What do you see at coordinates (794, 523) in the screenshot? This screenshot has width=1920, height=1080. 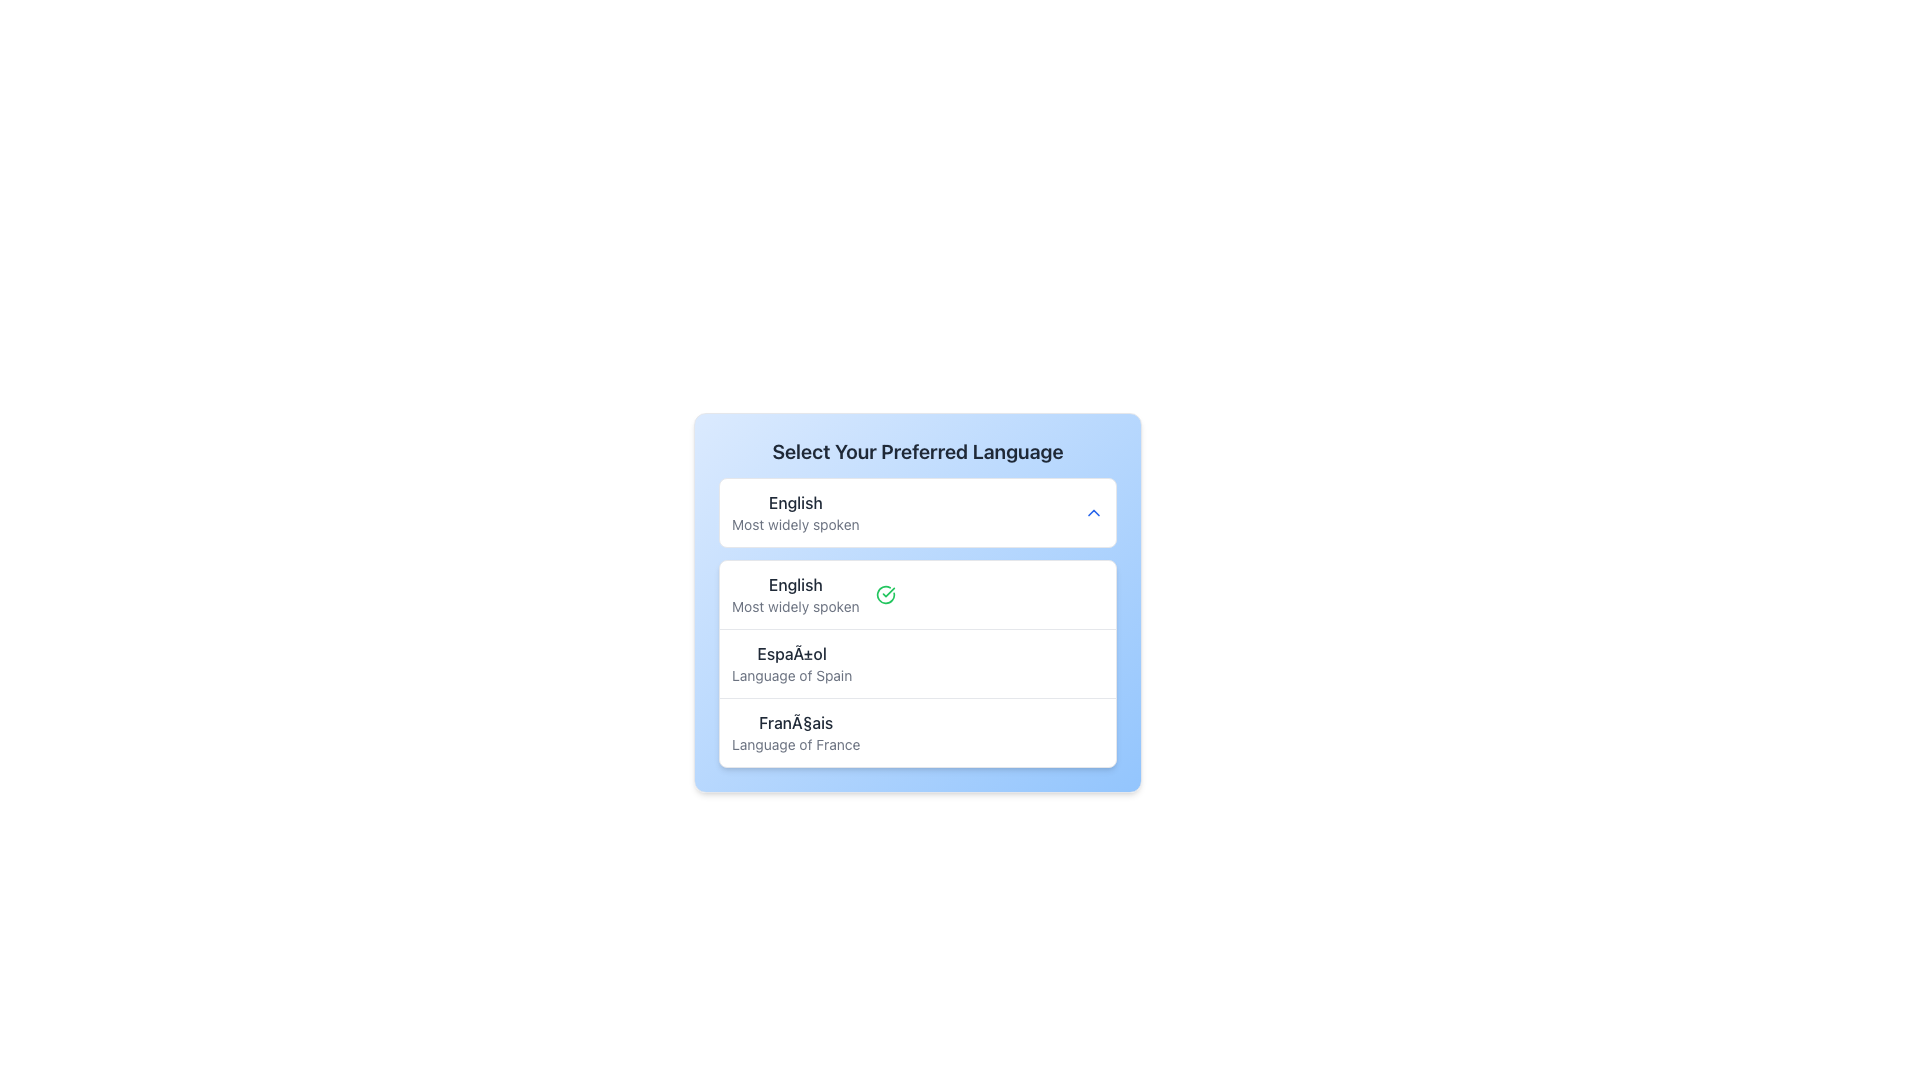 I see `the descriptive text label located below the 'English' text in the dropdown component` at bounding box center [794, 523].